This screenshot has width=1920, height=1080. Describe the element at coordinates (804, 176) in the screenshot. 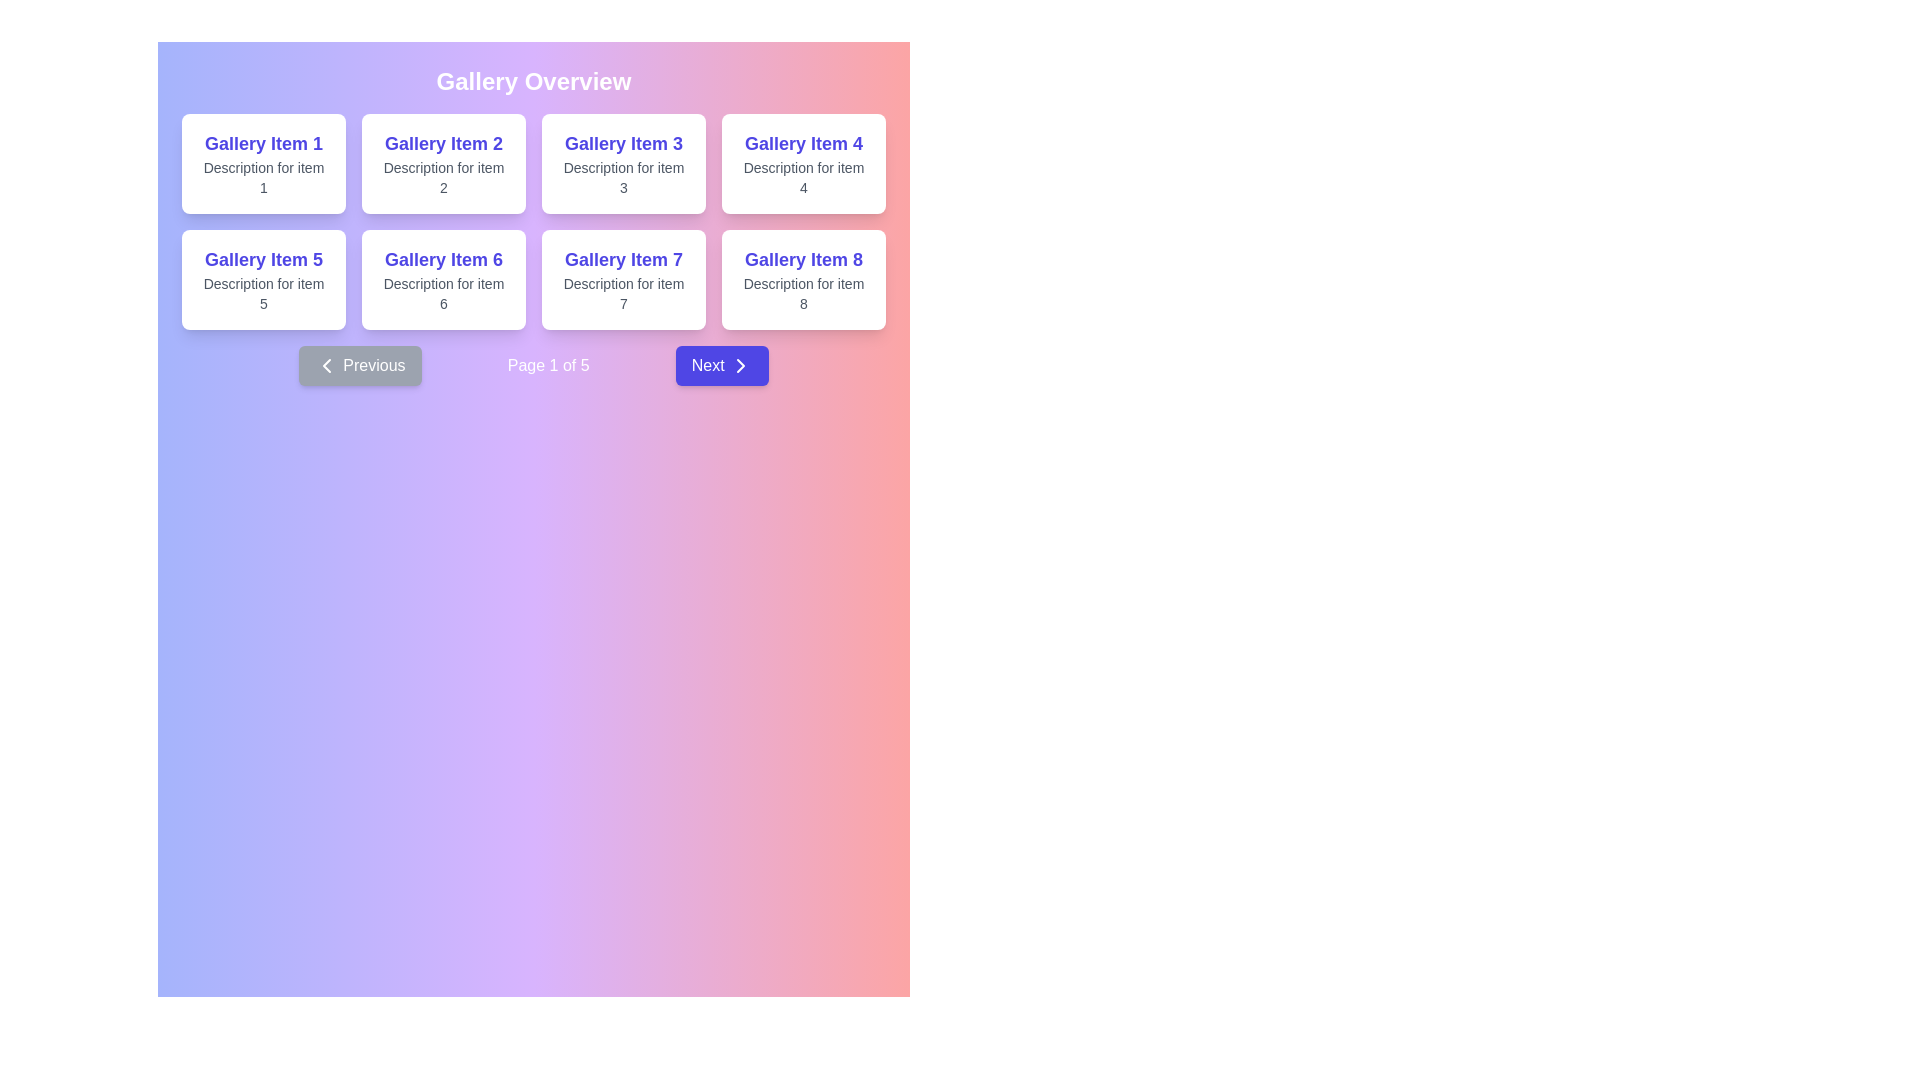

I see `the Text Label that provides additional details for the item displayed in the fourth card of the gallery, located below 'Gallery Item 4'` at that location.